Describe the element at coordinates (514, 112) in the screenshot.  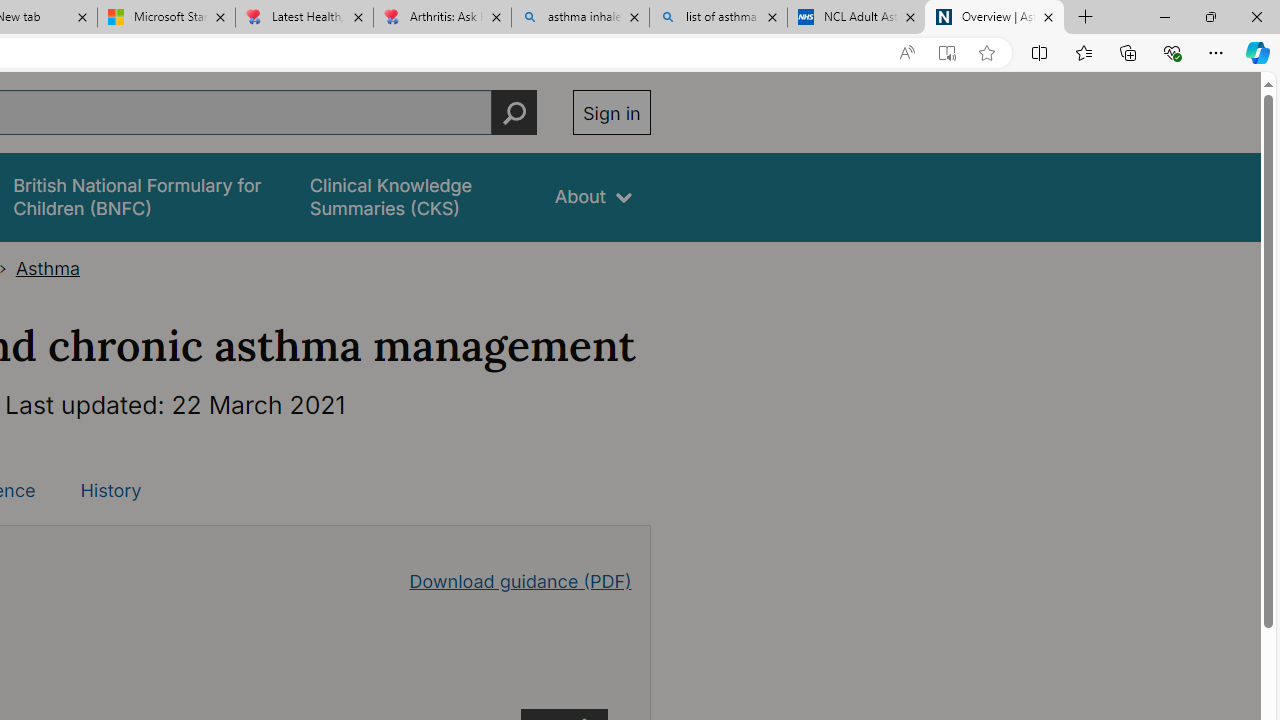
I see `'Perform search'` at that location.